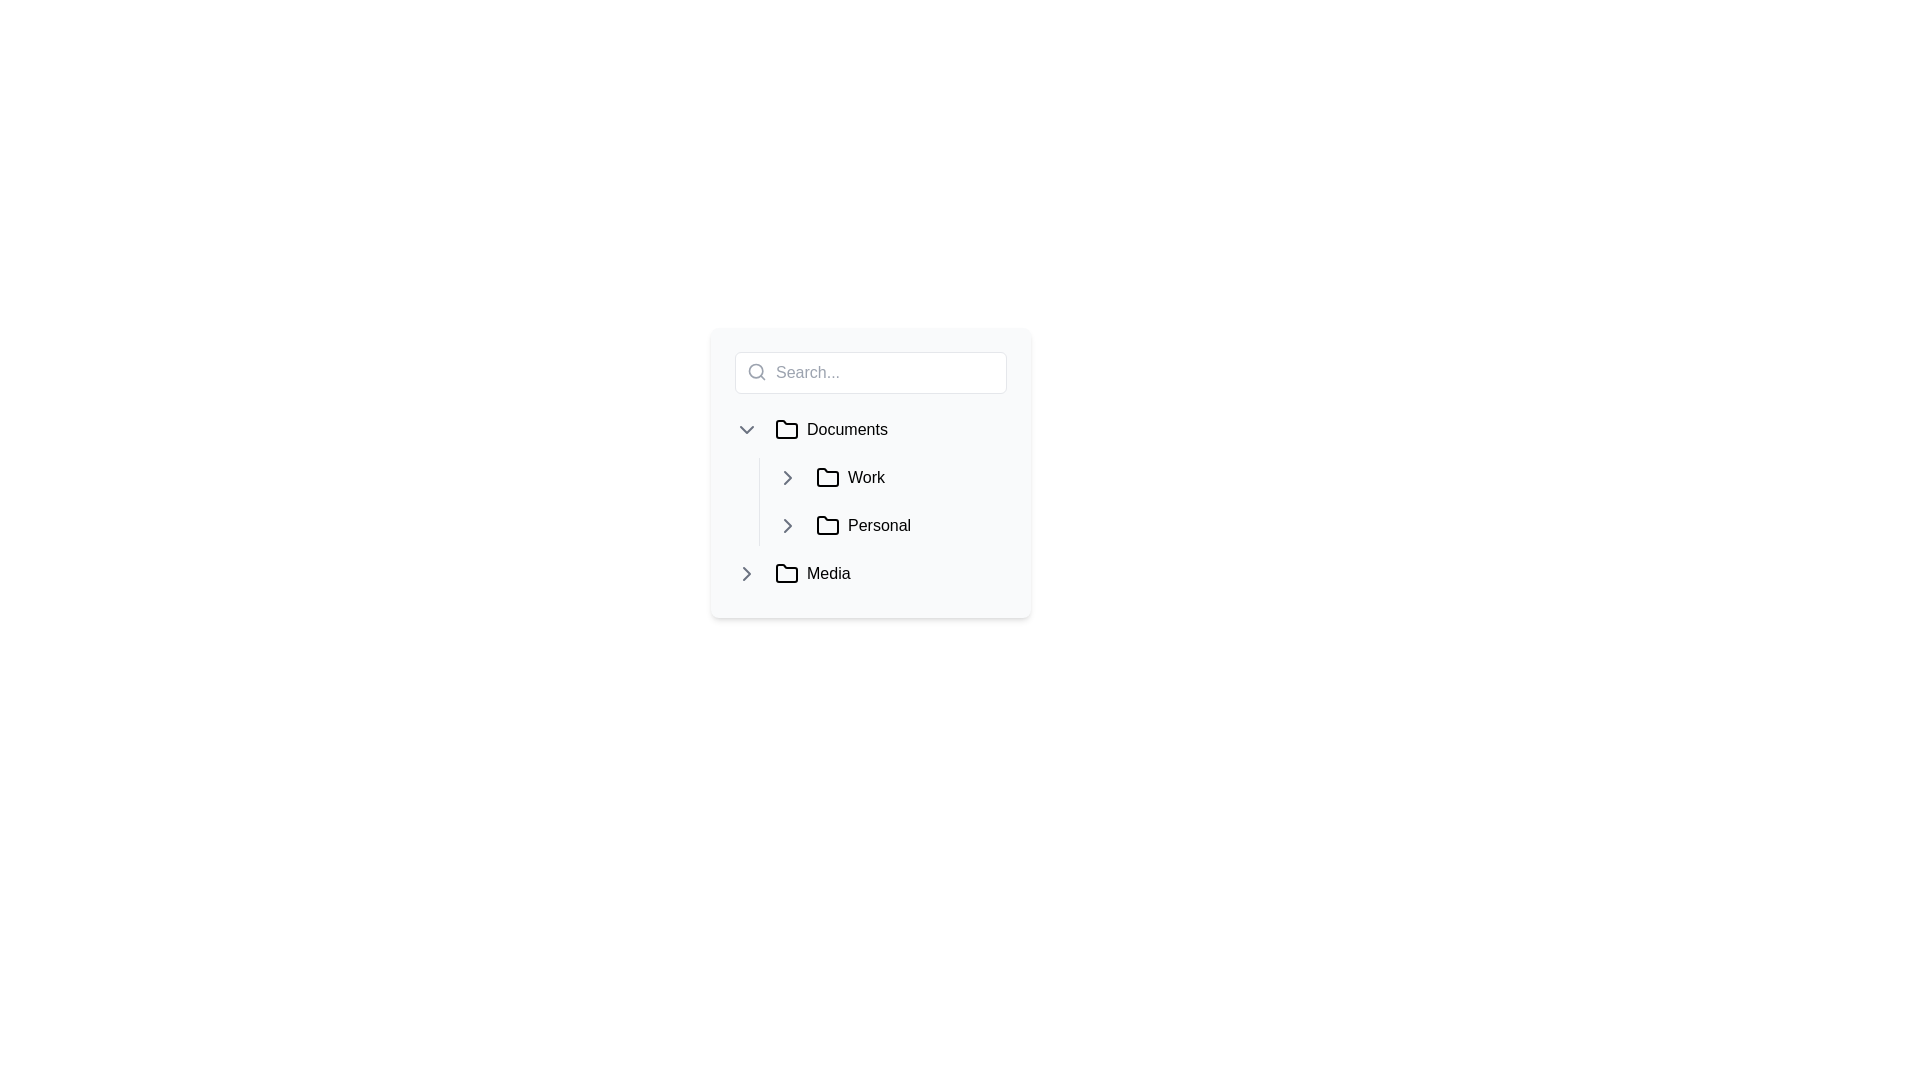 Image resolution: width=1920 pixels, height=1080 pixels. Describe the element at coordinates (890, 478) in the screenshot. I see `the labeled folder named 'Work'` at that location.